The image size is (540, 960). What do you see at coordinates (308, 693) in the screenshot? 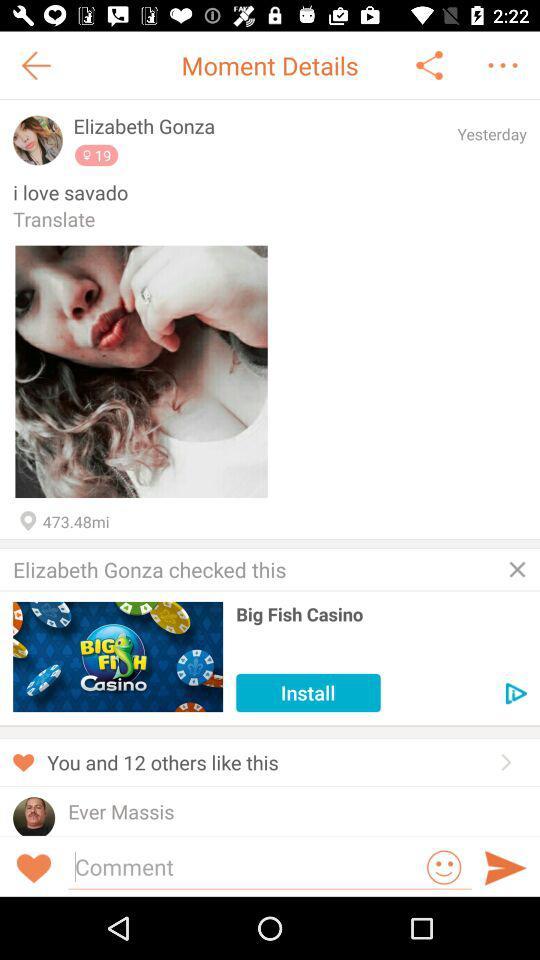
I see `the item below big fish casino` at bounding box center [308, 693].